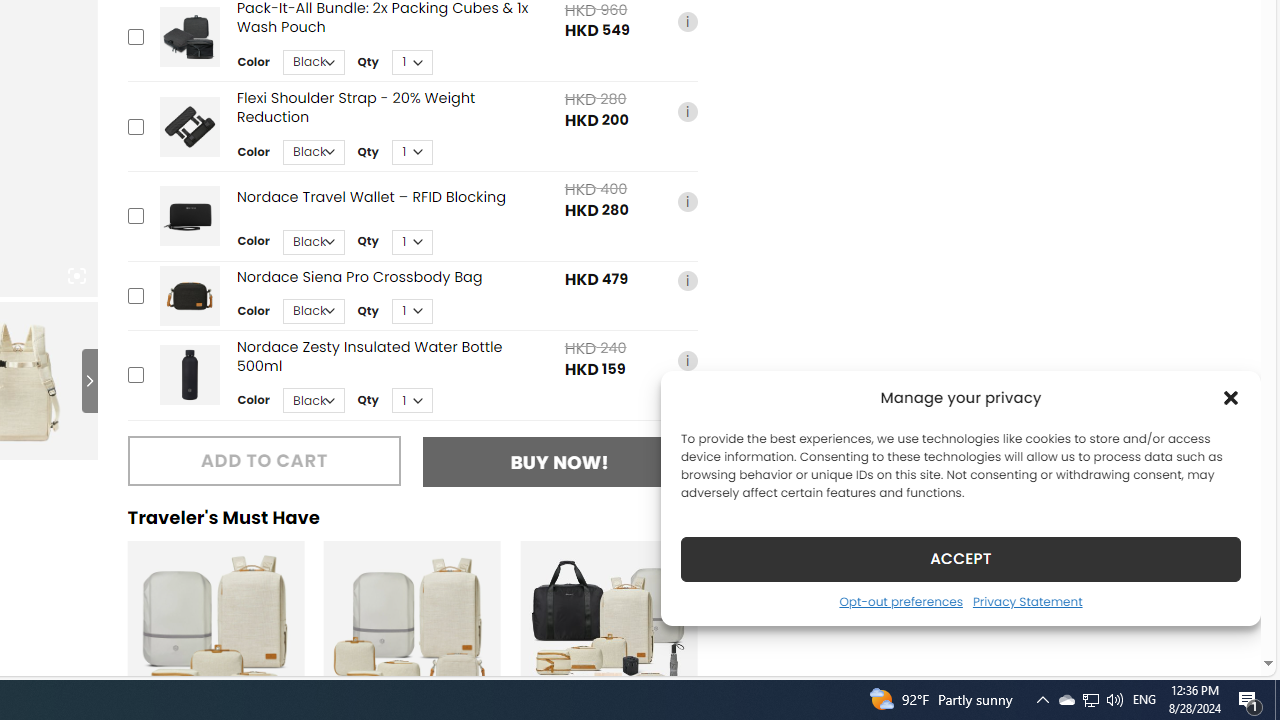 This screenshot has height=720, width=1280. Describe the element at coordinates (1027, 600) in the screenshot. I see `'Privacy Statement'` at that location.